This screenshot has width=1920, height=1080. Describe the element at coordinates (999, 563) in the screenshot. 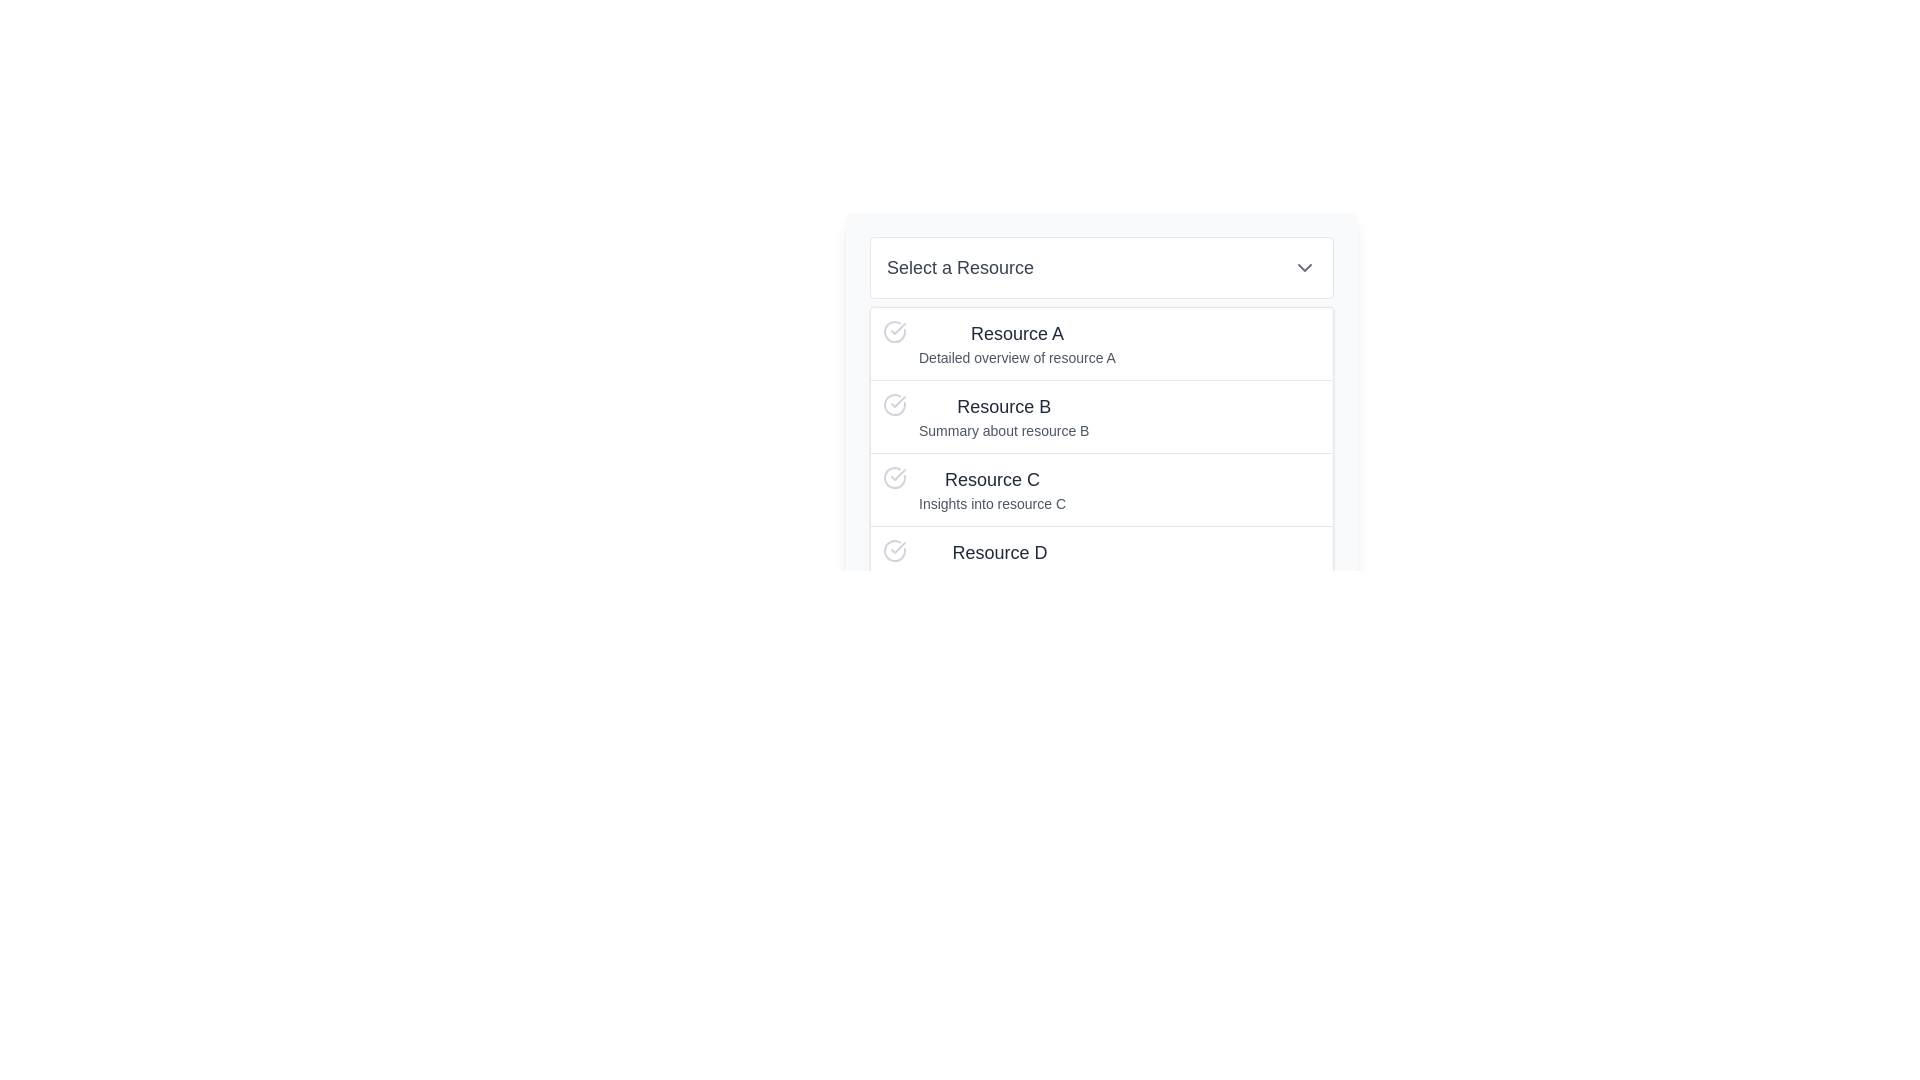

I see `text content of the static text block displaying the heading 'Resource D' and its description 'Information on resource D', which is the fourth entry in the resource list` at that location.